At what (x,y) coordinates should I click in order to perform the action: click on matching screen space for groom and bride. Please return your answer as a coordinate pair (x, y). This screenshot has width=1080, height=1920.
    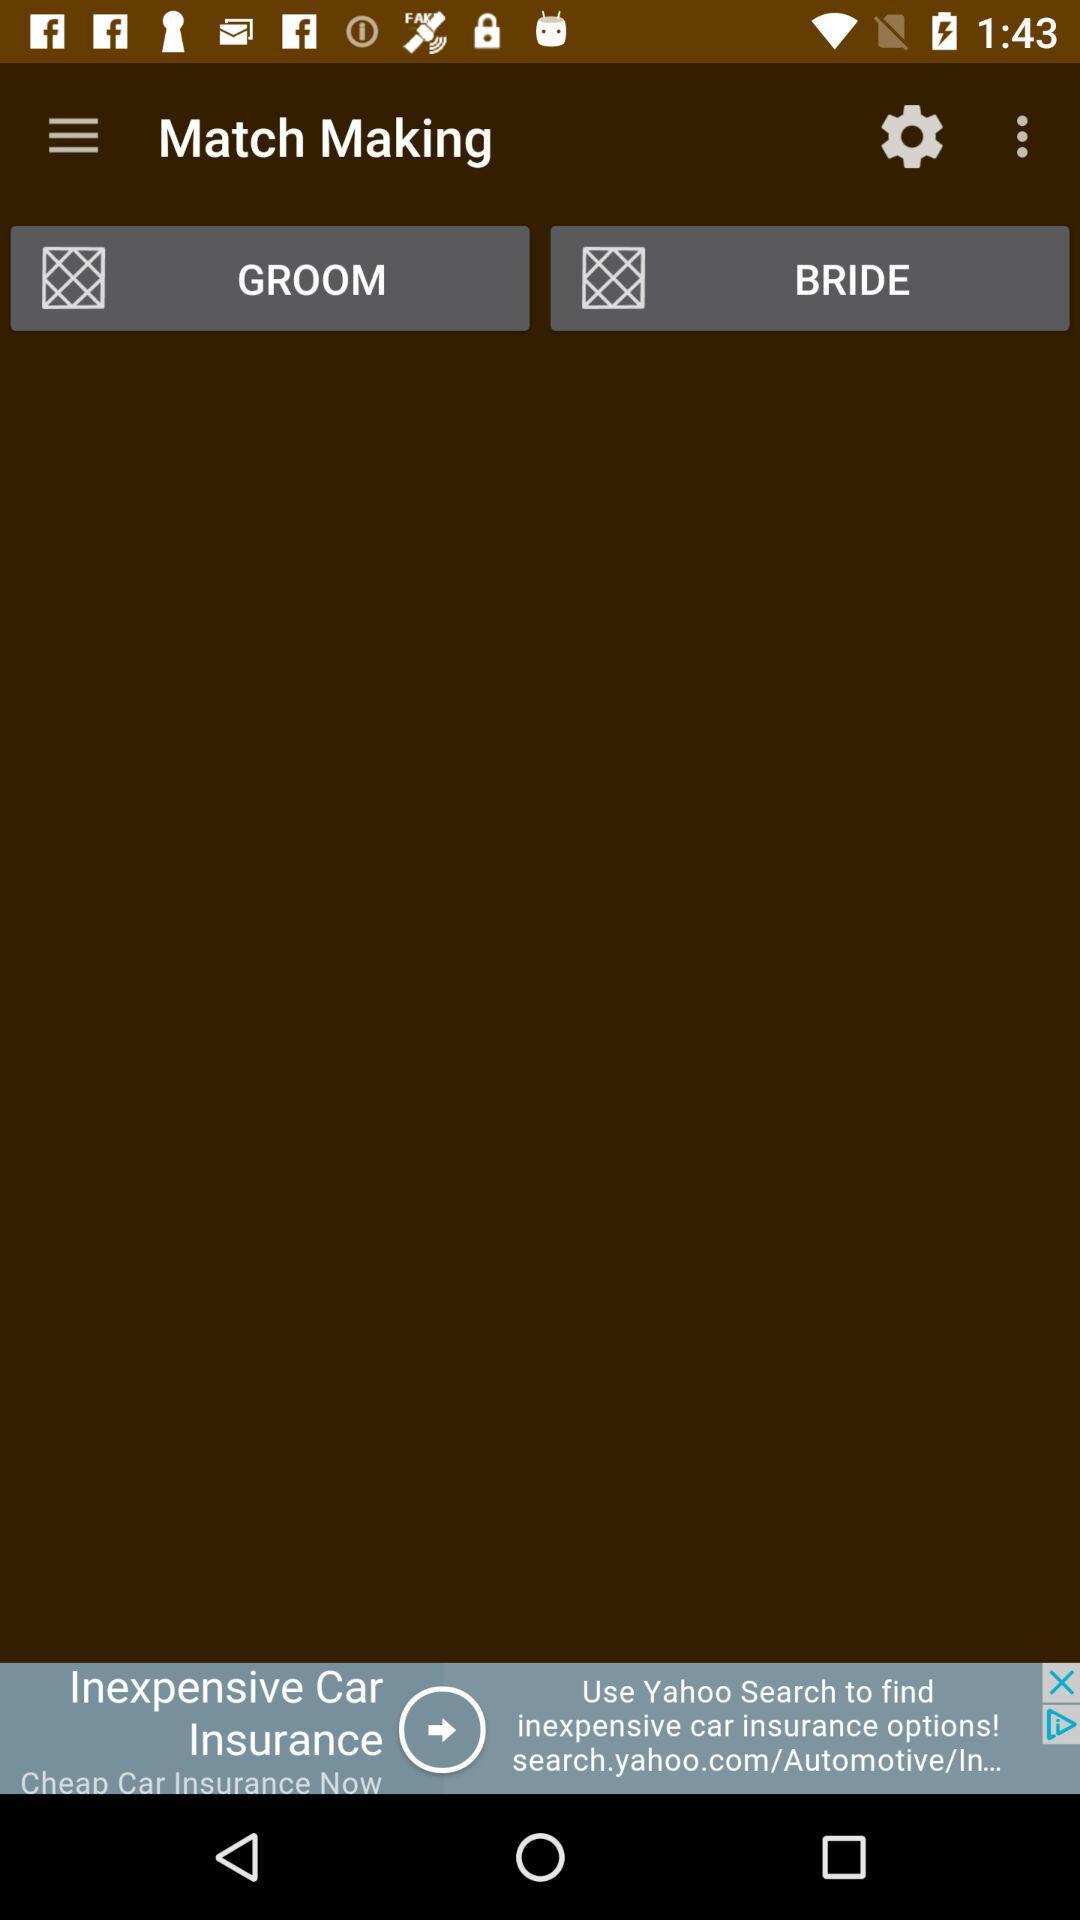
    Looking at the image, I should click on (540, 1004).